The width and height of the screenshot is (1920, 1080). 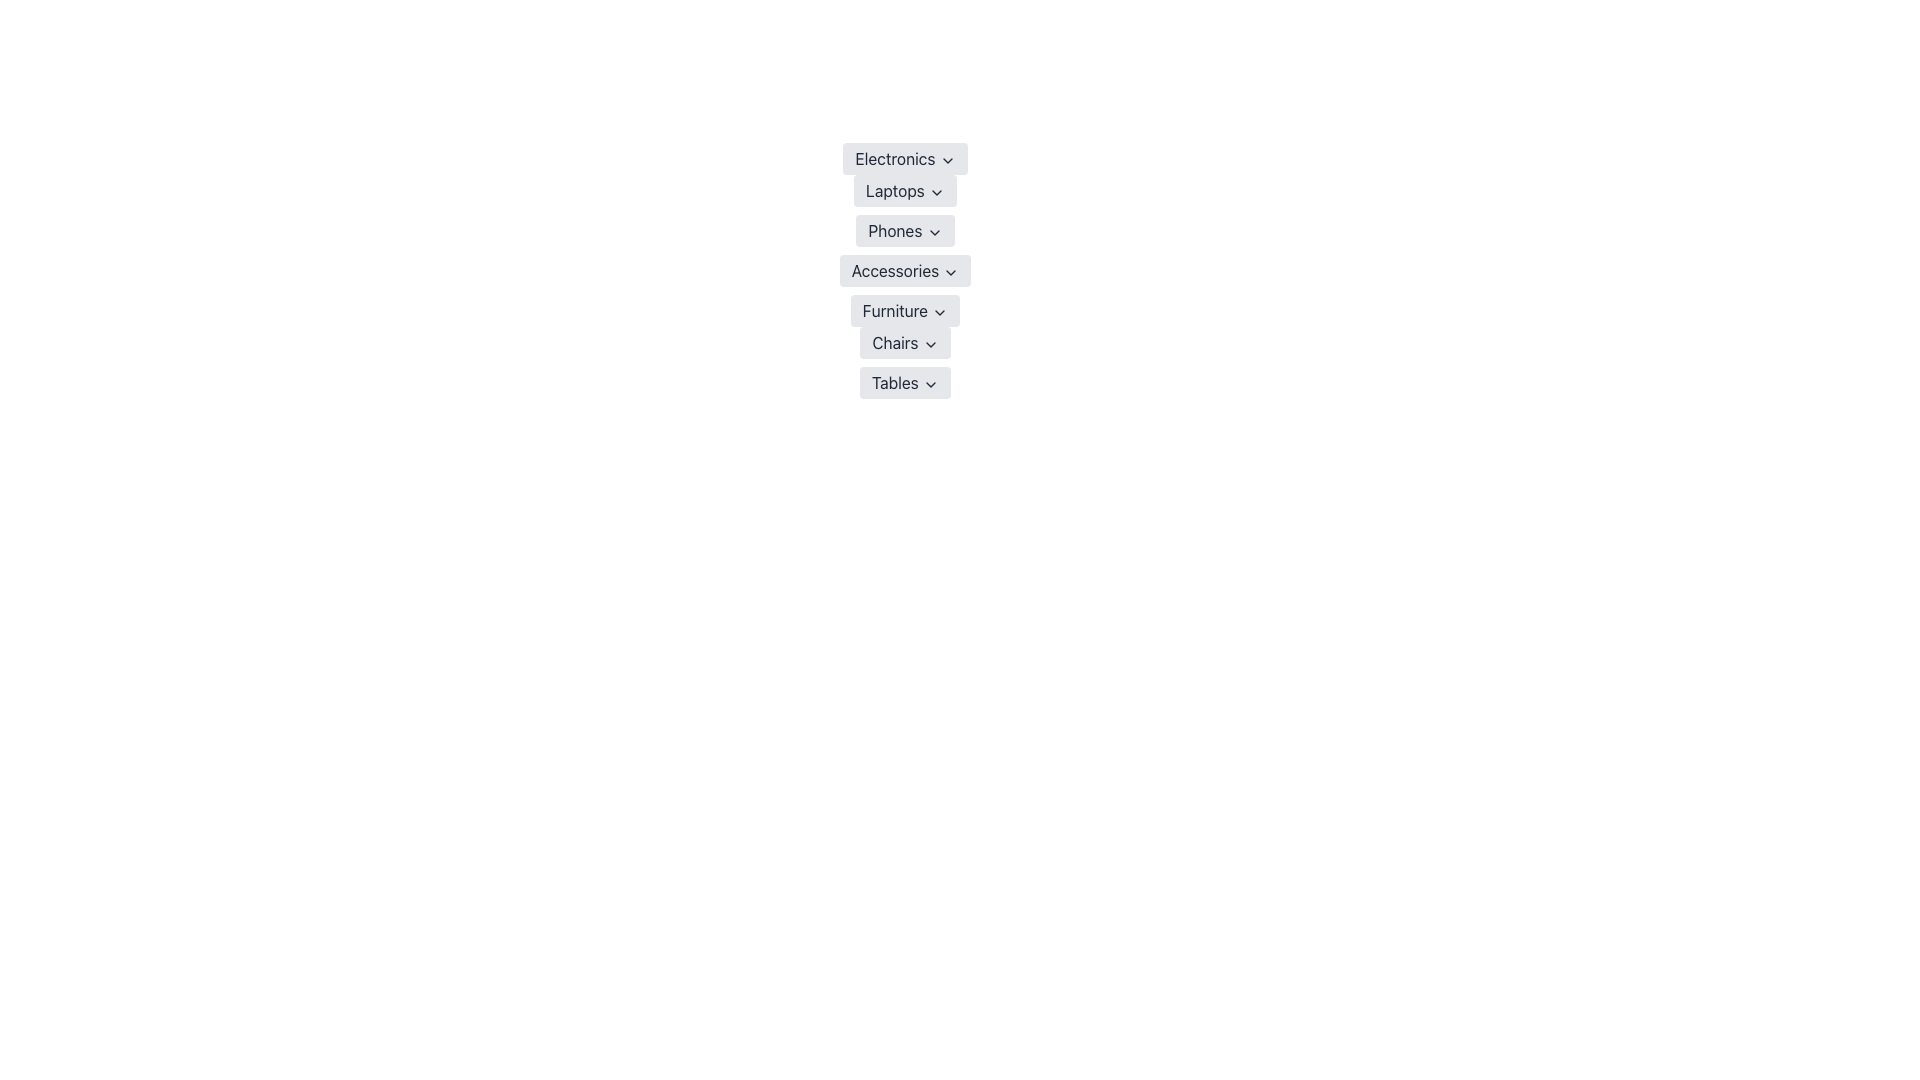 I want to click on the chevron icon located on the right edge of the 'Laptops' button to determine if it can expand or collapse the associated content, so click(x=935, y=192).